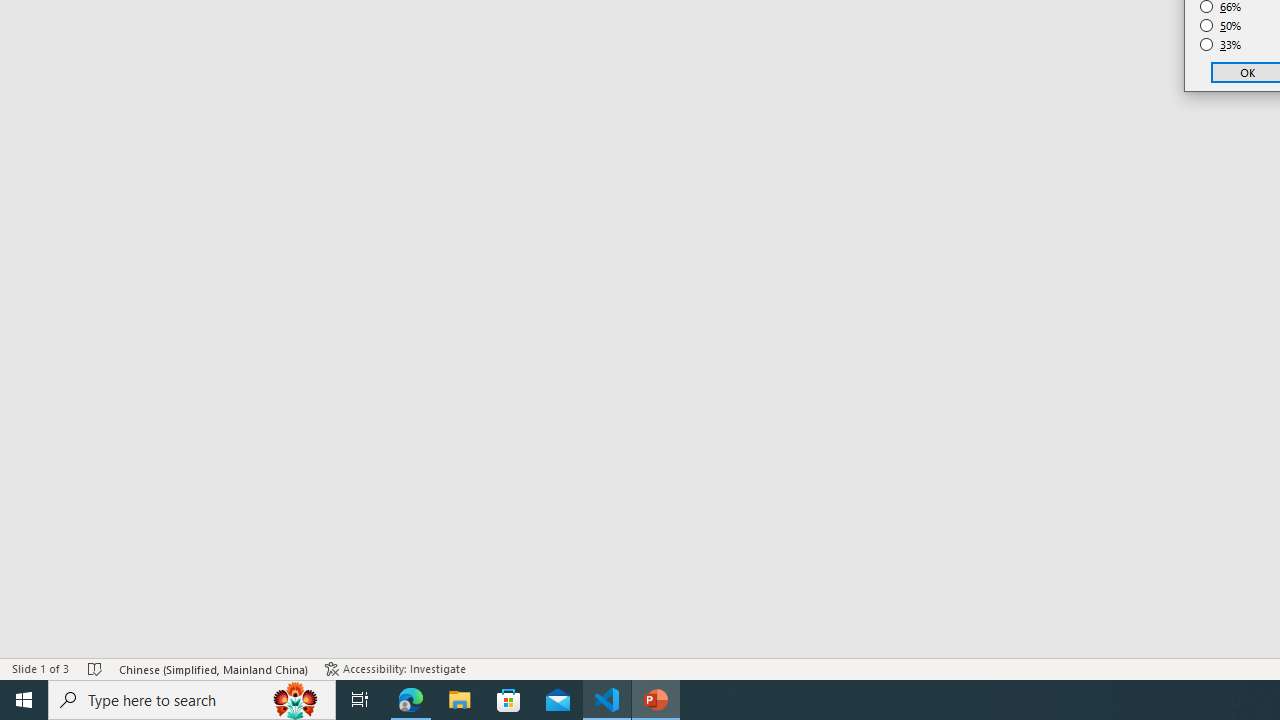 The image size is (1280, 720). Describe the element at coordinates (606, 698) in the screenshot. I see `'Visual Studio Code - 1 running window'` at that location.